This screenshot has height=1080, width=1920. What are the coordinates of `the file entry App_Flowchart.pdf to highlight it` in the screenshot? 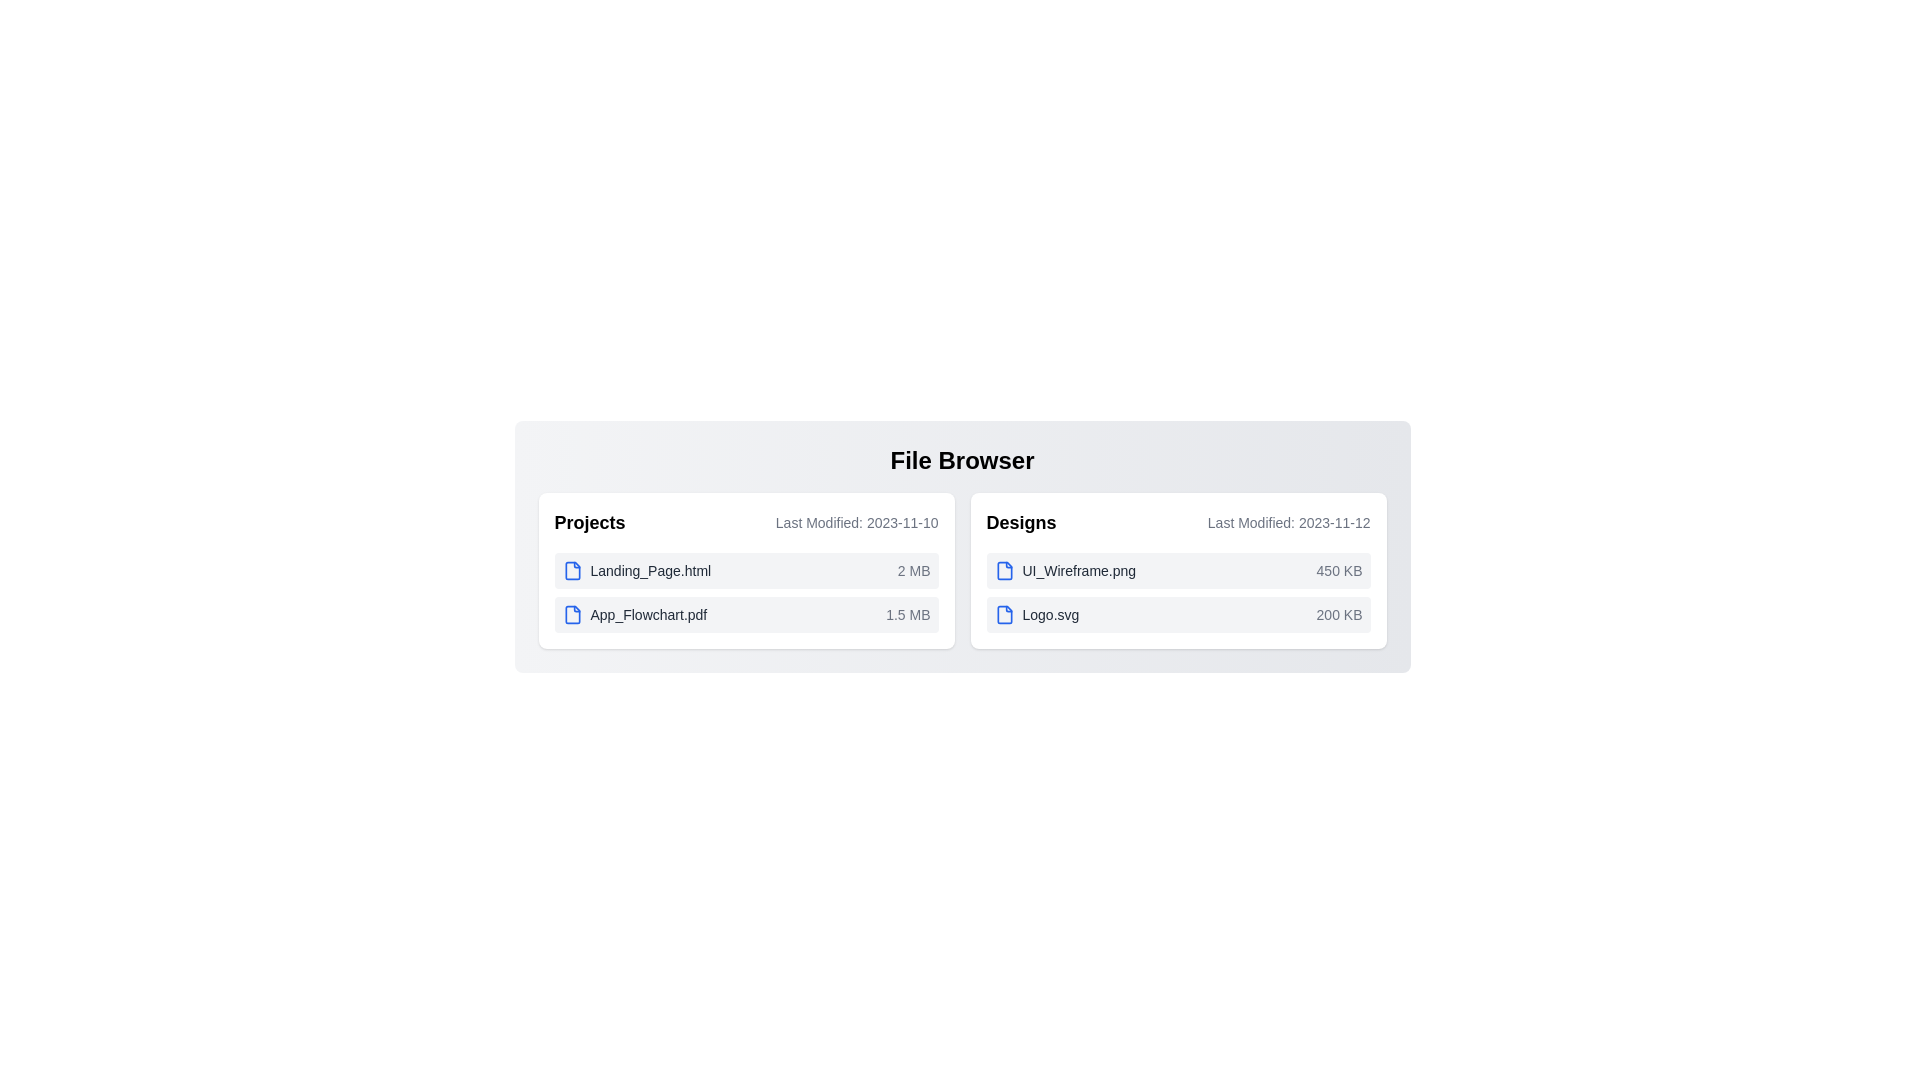 It's located at (745, 613).